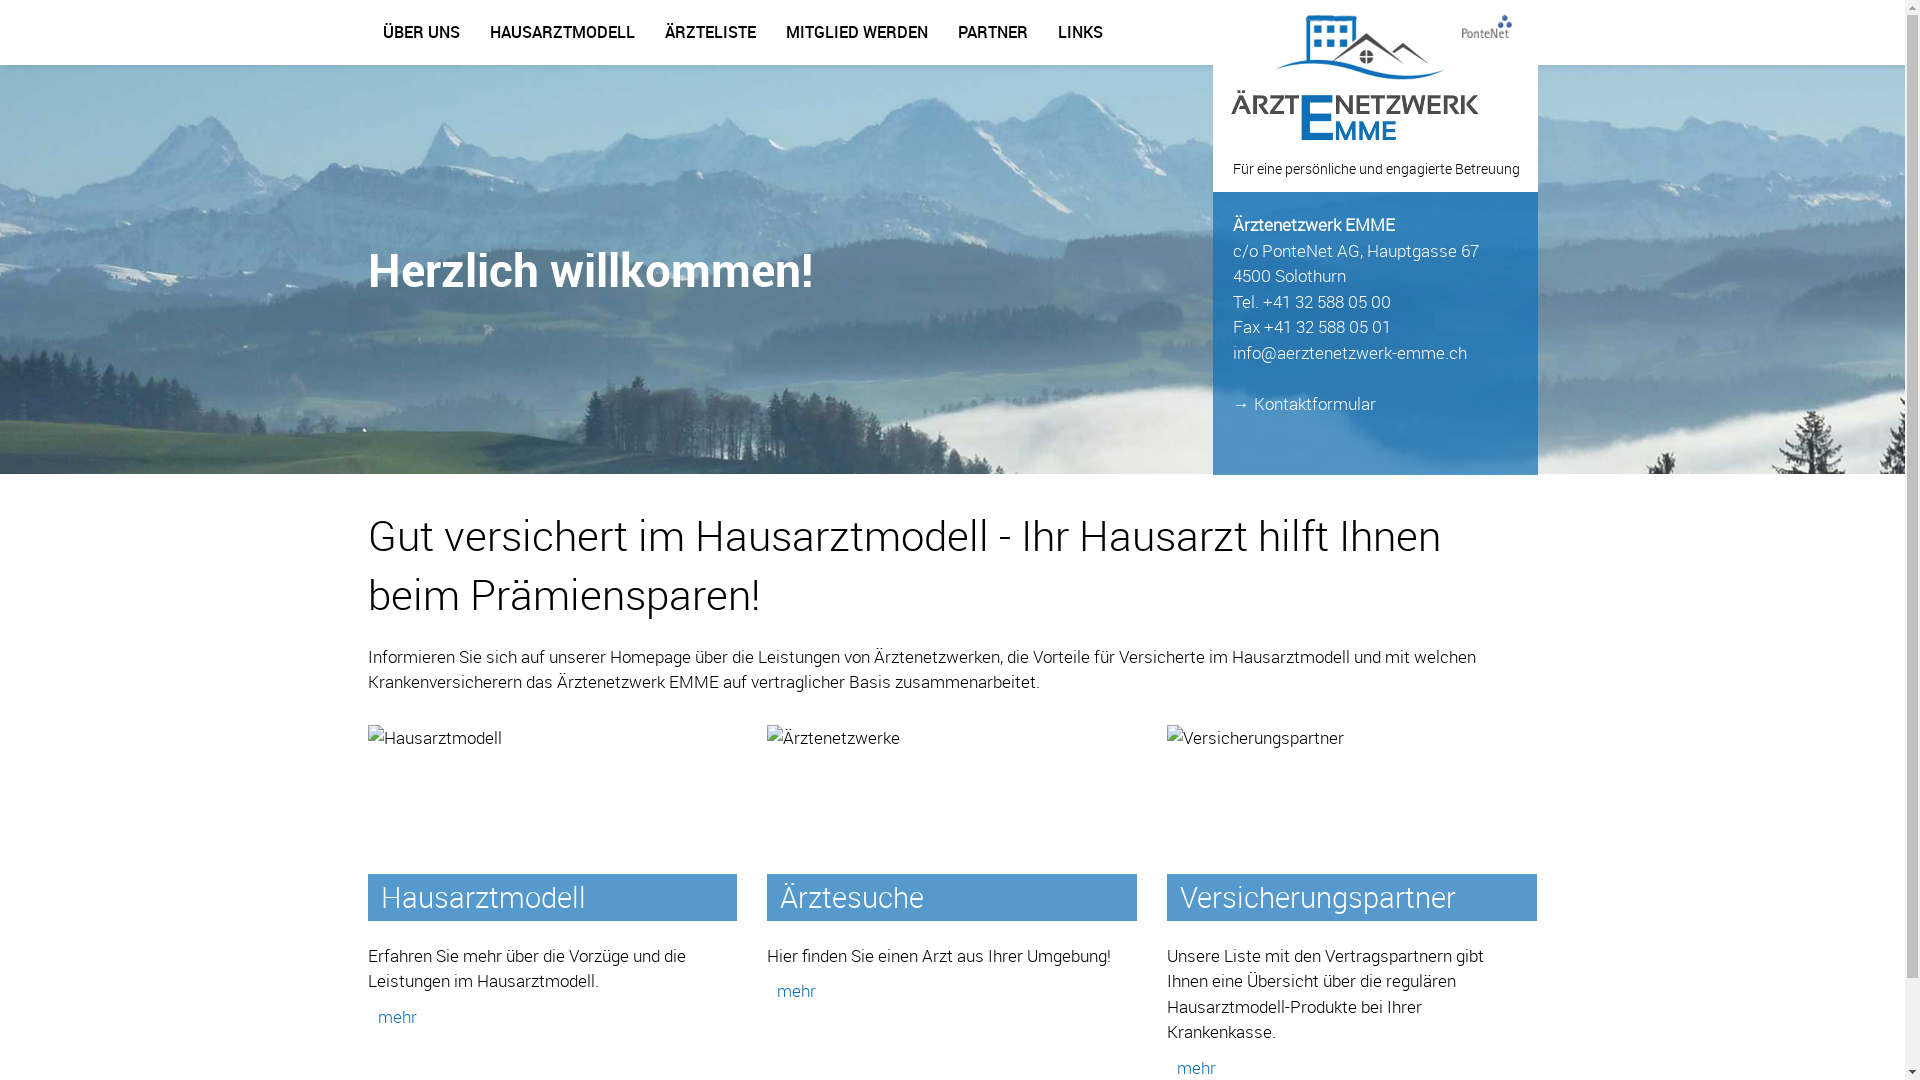 Image resolution: width=1920 pixels, height=1080 pixels. What do you see at coordinates (392, 1016) in the screenshot?
I see `'mehr'` at bounding box center [392, 1016].